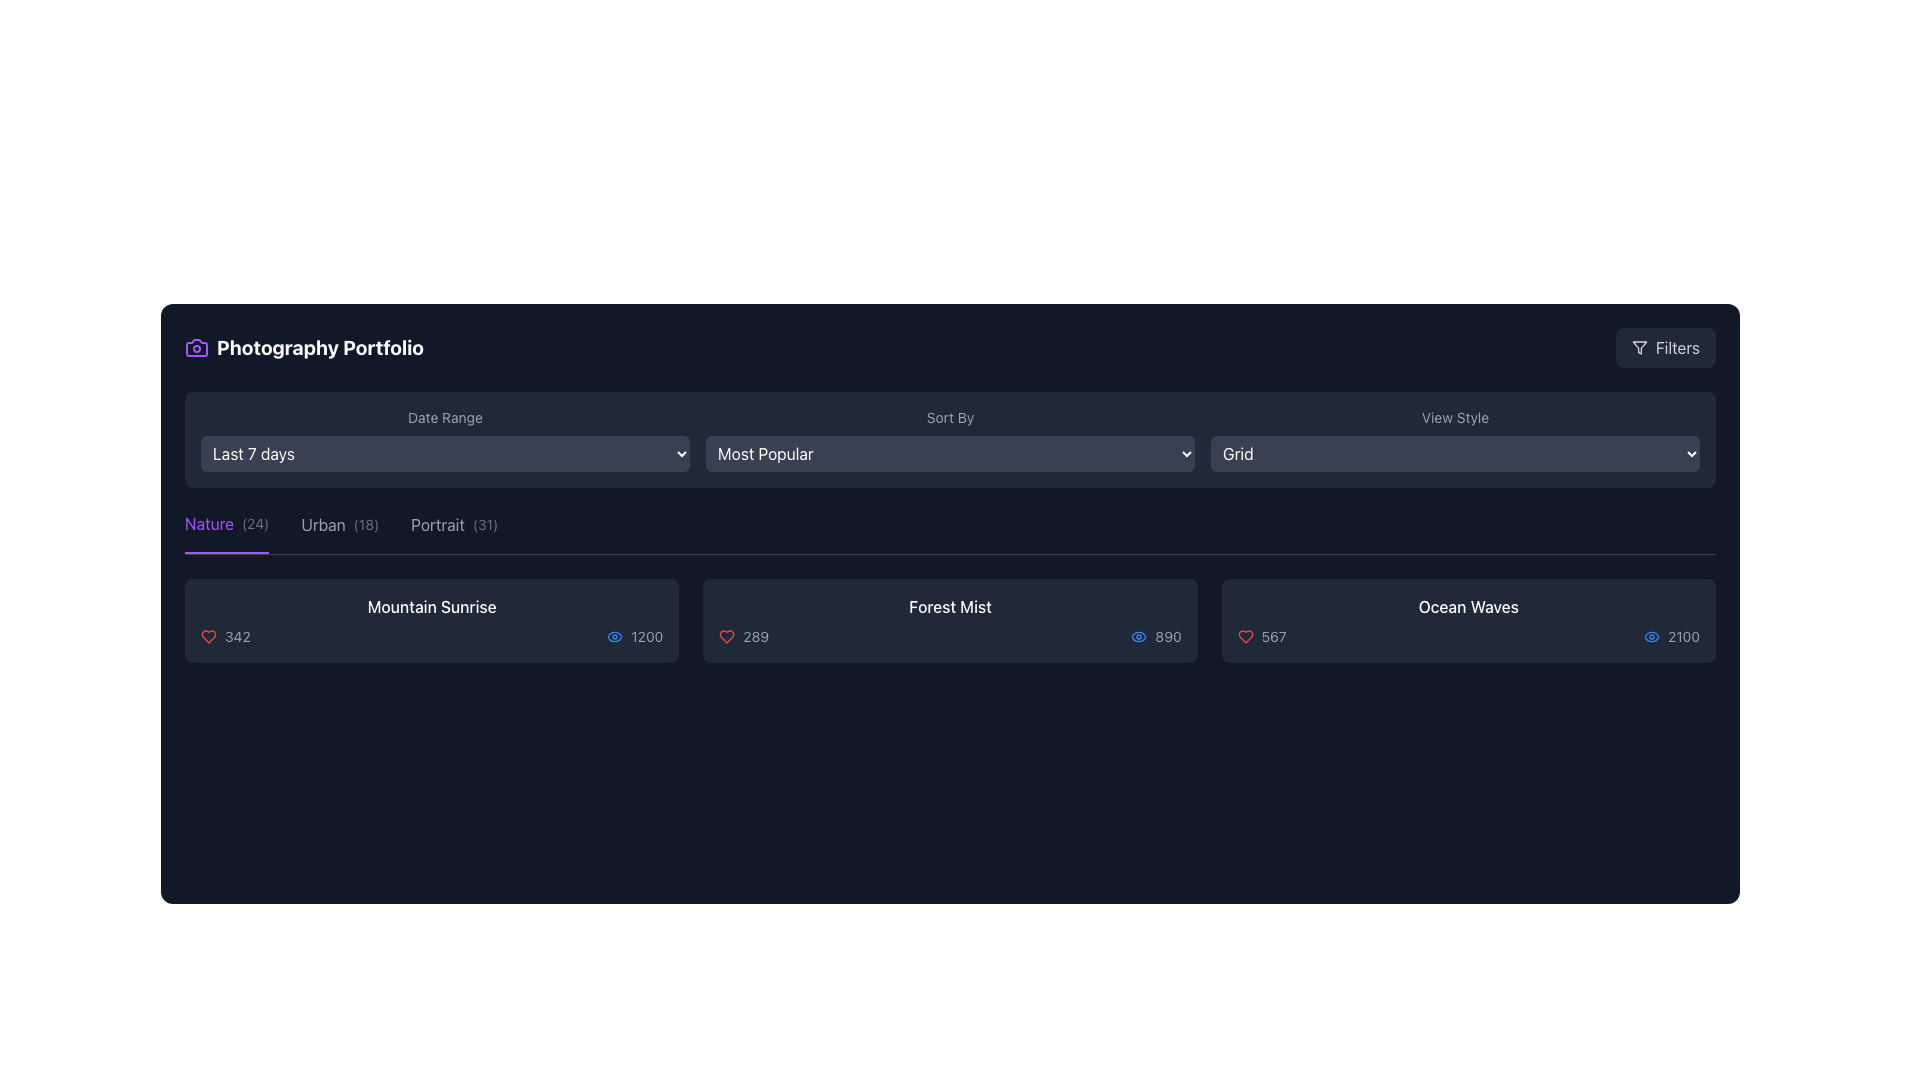 The width and height of the screenshot is (1920, 1080). I want to click on the 'favorite' button associated with the 'Forest Mist' item for keyboard interaction, so click(726, 636).